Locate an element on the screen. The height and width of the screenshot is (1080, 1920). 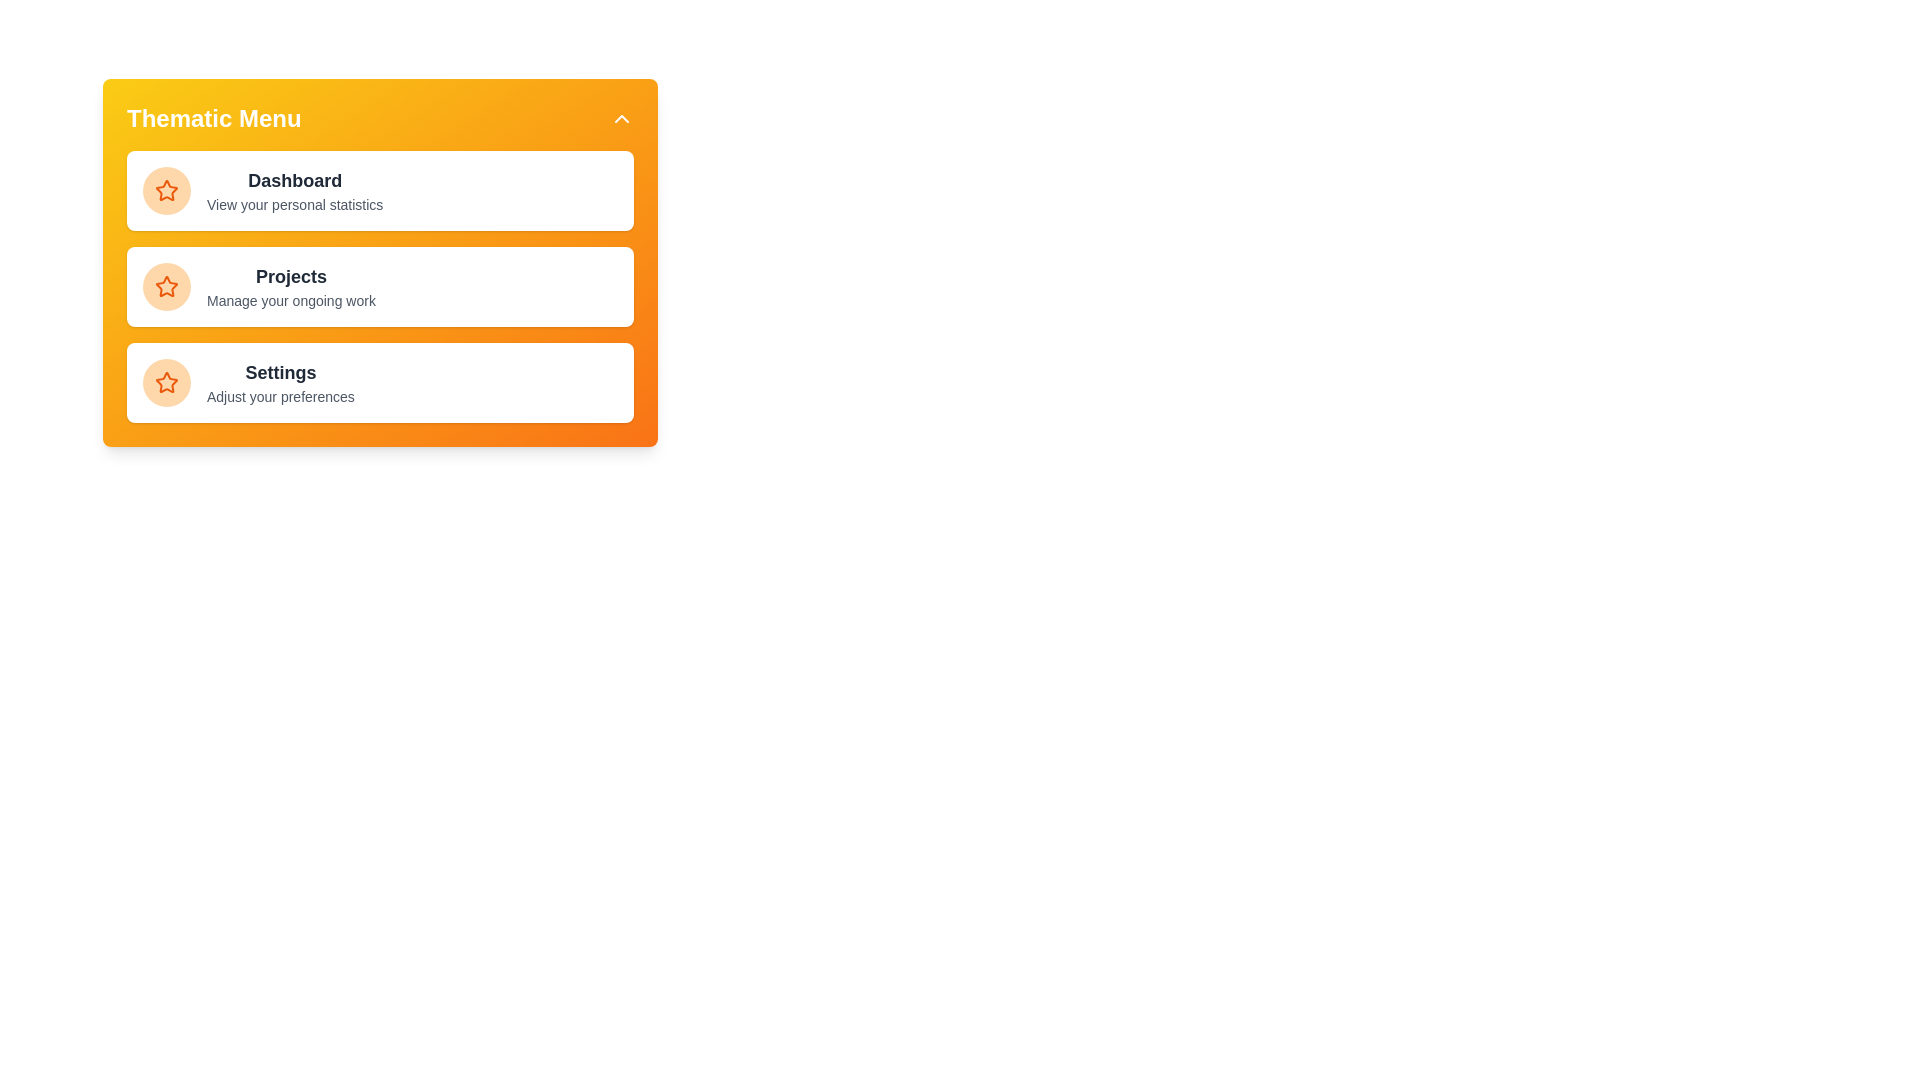
the menu item Dashboard by clicking on it is located at coordinates (380, 191).